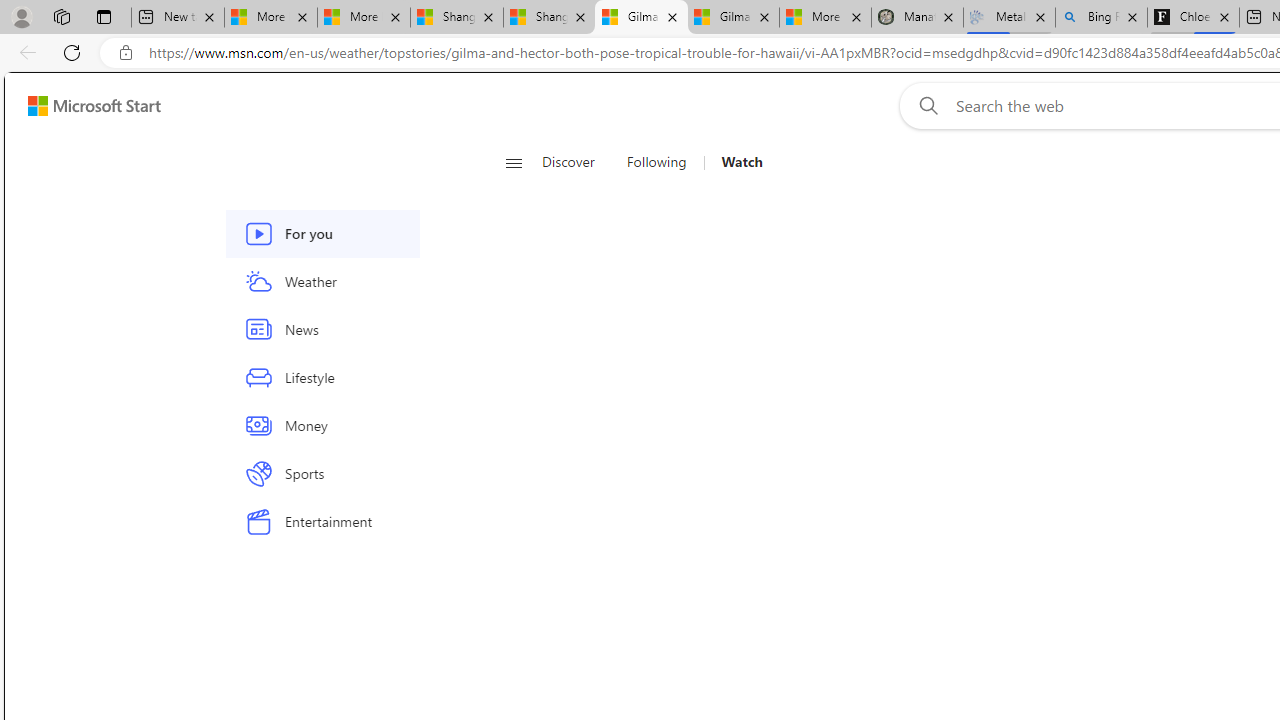 The image size is (1280, 720). What do you see at coordinates (732, 17) in the screenshot?
I see `'Gilma and Hector both pose tropical trouble for Hawaii'` at bounding box center [732, 17].